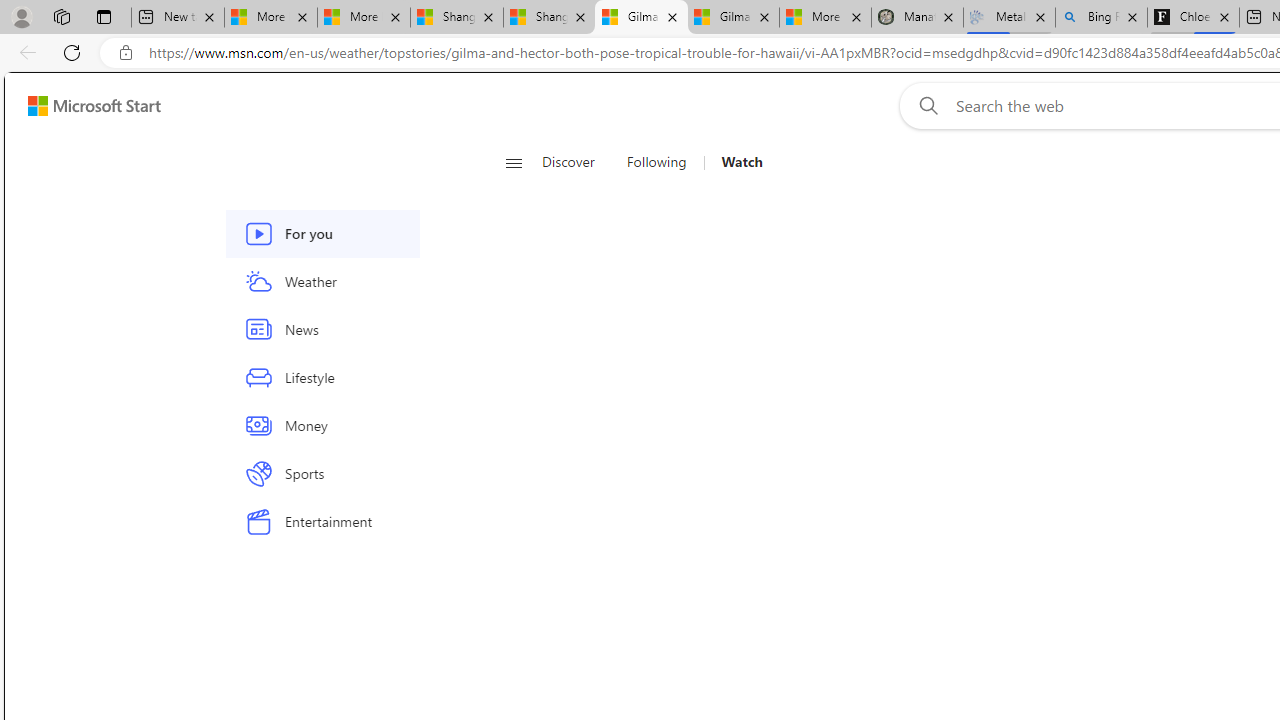 The image size is (1280, 720). What do you see at coordinates (732, 17) in the screenshot?
I see `'Gilma and Hector both pose tropical trouble for Hawaii'` at bounding box center [732, 17].